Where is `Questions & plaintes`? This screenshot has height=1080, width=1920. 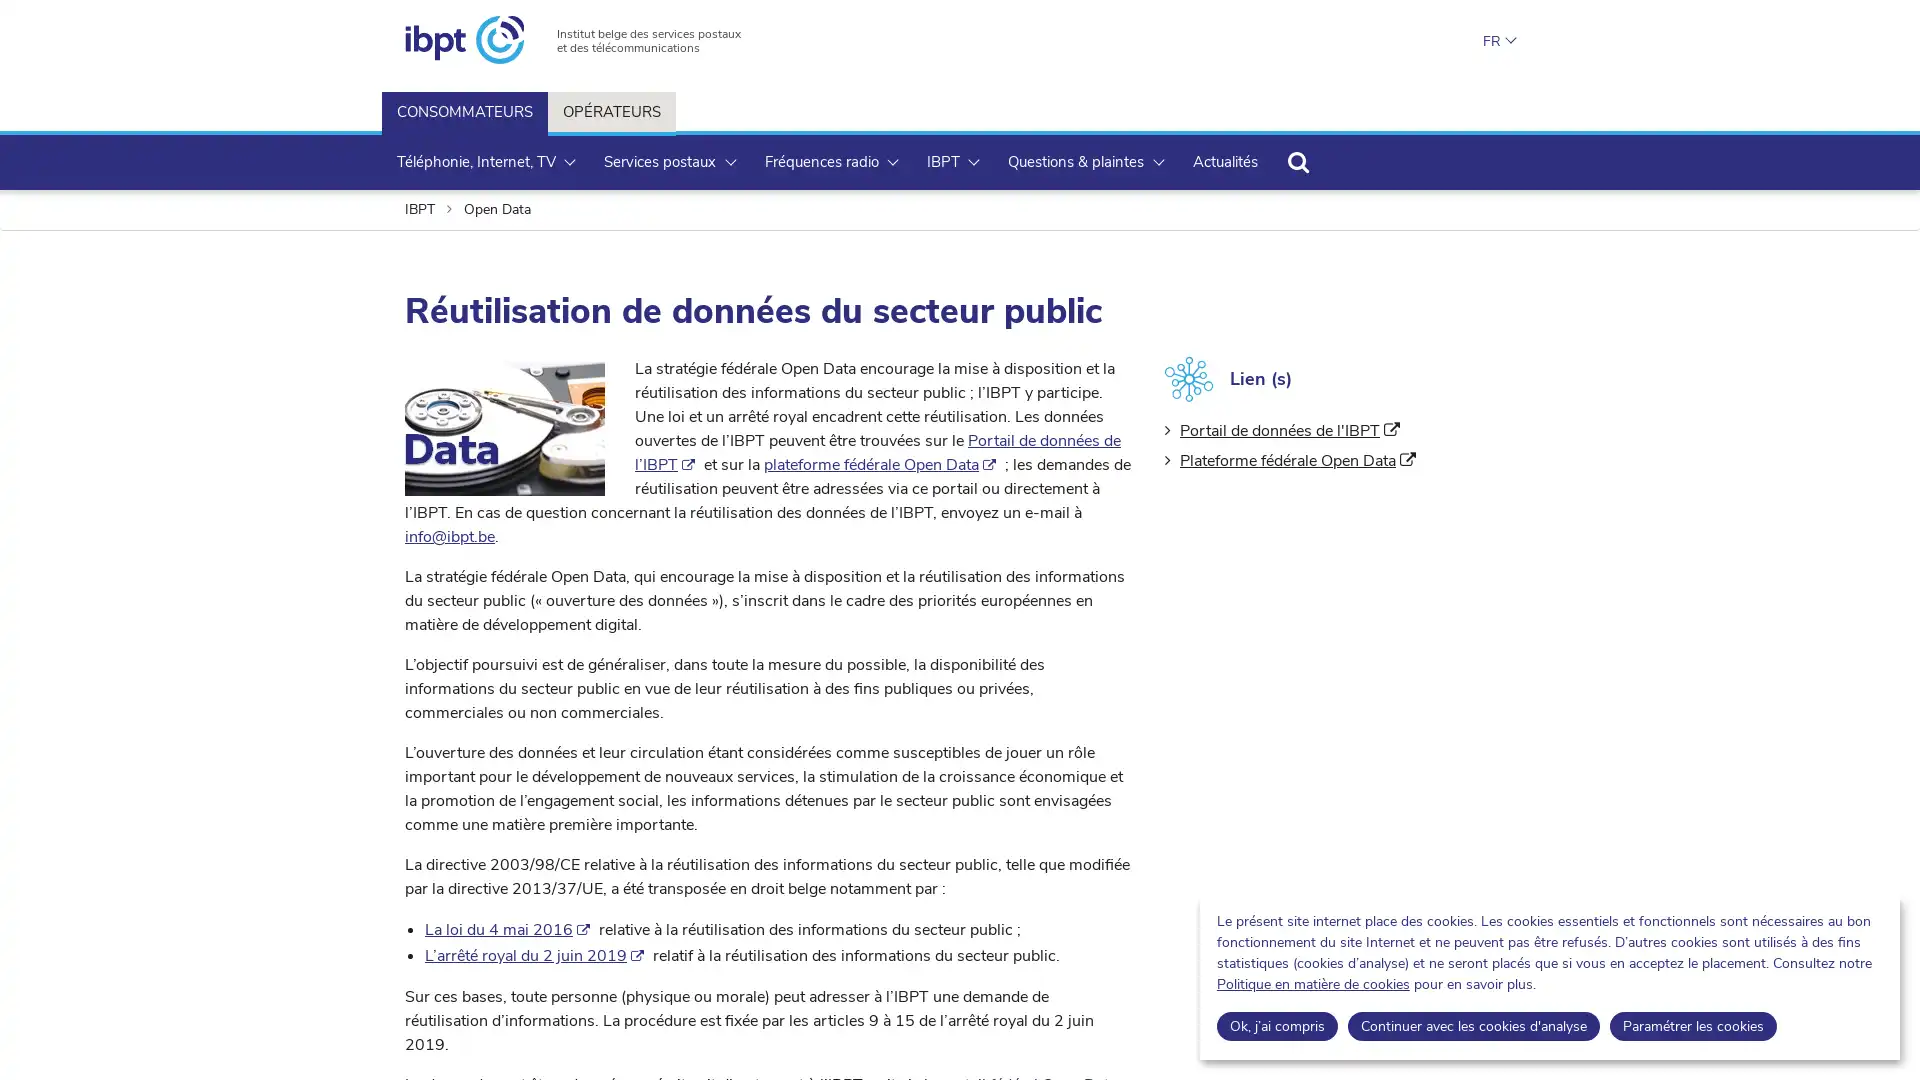
Questions & plaintes is located at coordinates (1083, 161).